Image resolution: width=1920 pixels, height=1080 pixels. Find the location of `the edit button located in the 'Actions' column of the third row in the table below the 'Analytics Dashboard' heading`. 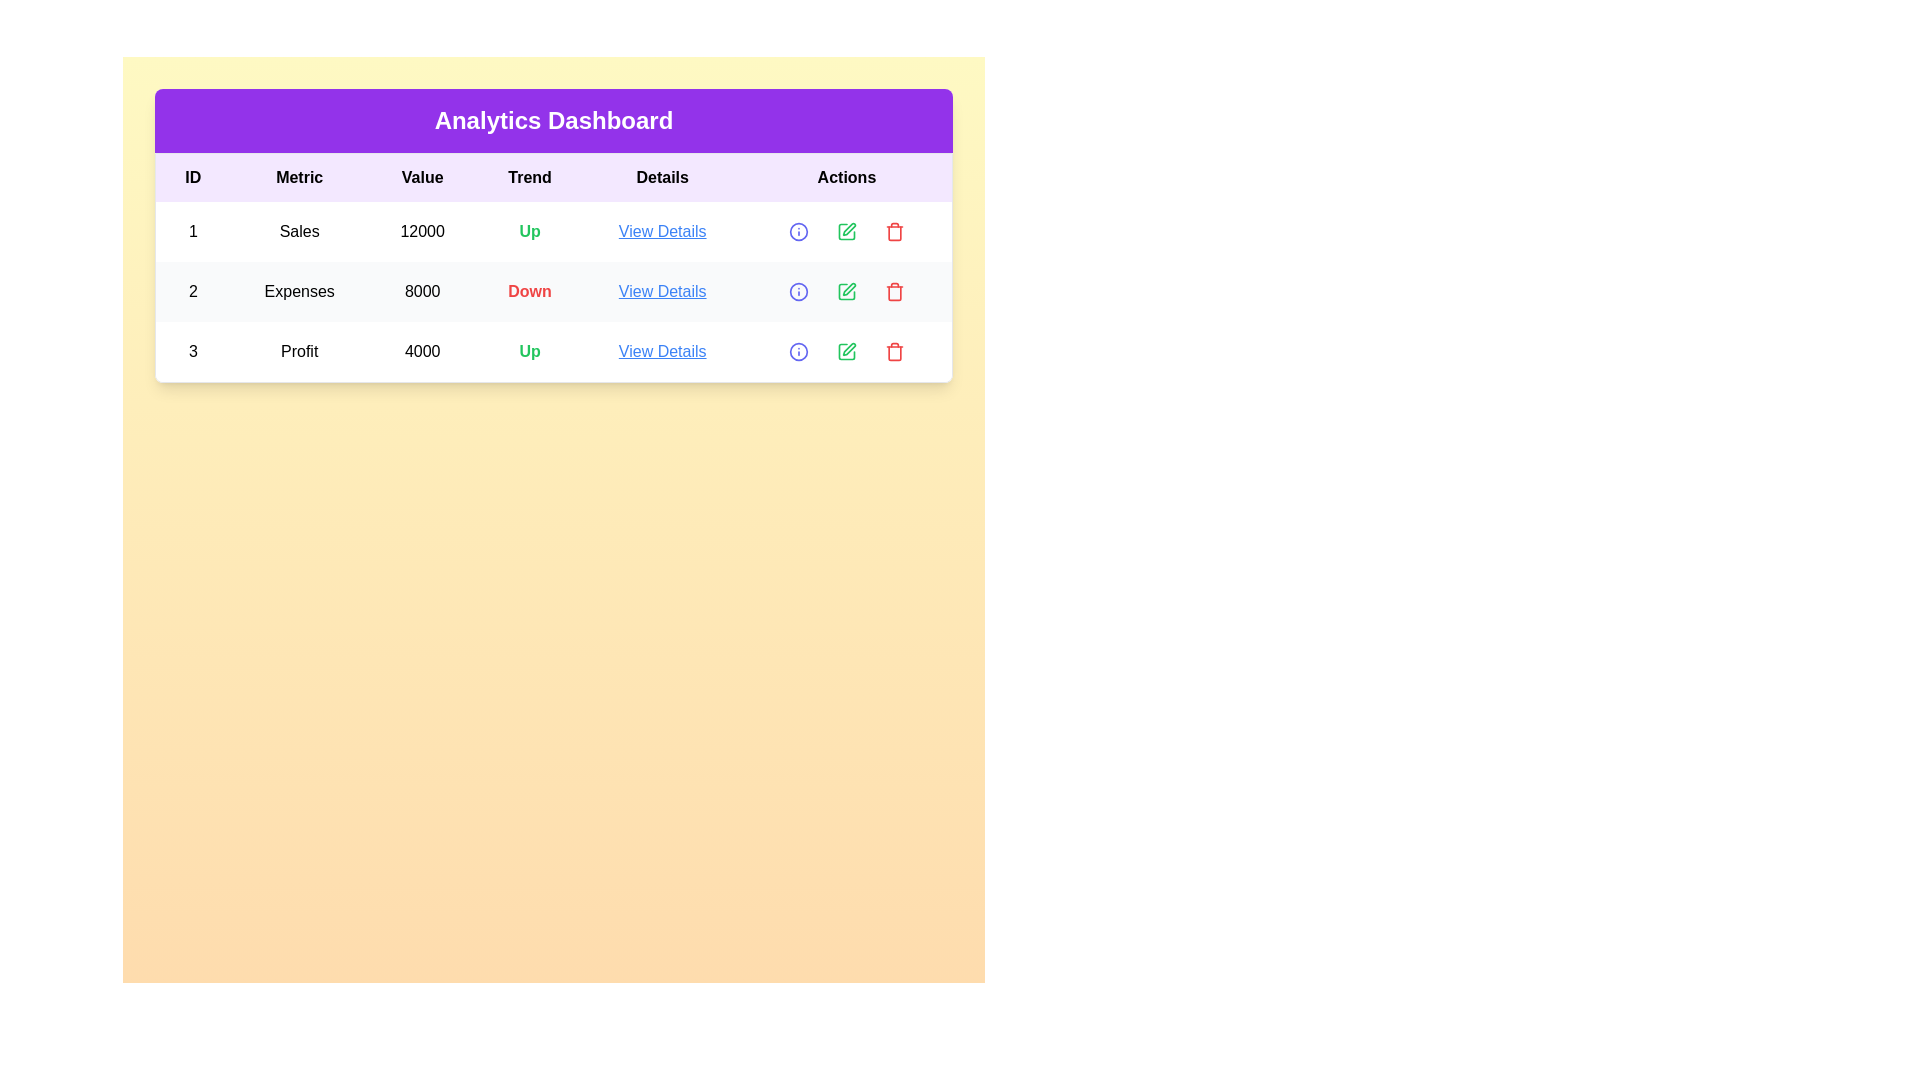

the edit button located in the 'Actions' column of the third row in the table below the 'Analytics Dashboard' heading is located at coordinates (846, 350).